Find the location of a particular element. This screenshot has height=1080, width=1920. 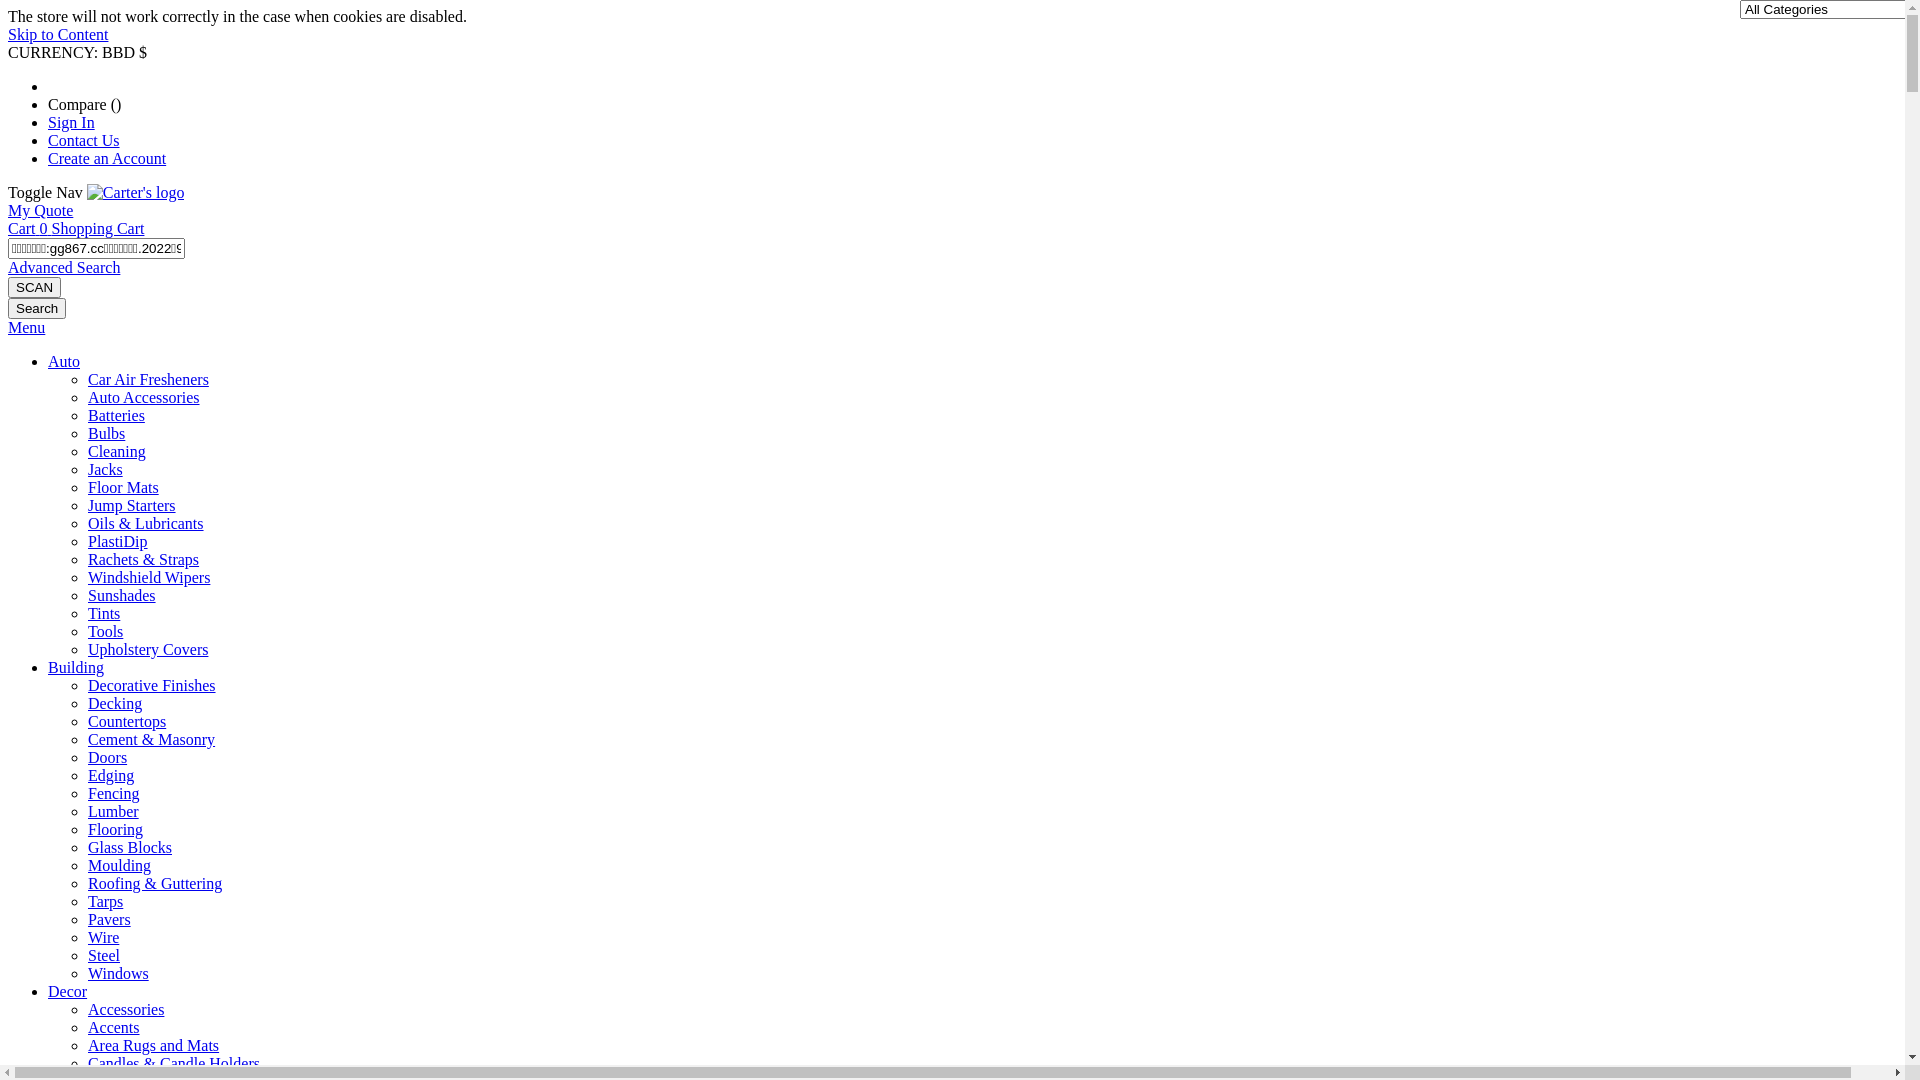

'Cleaning' is located at coordinates (115, 451).